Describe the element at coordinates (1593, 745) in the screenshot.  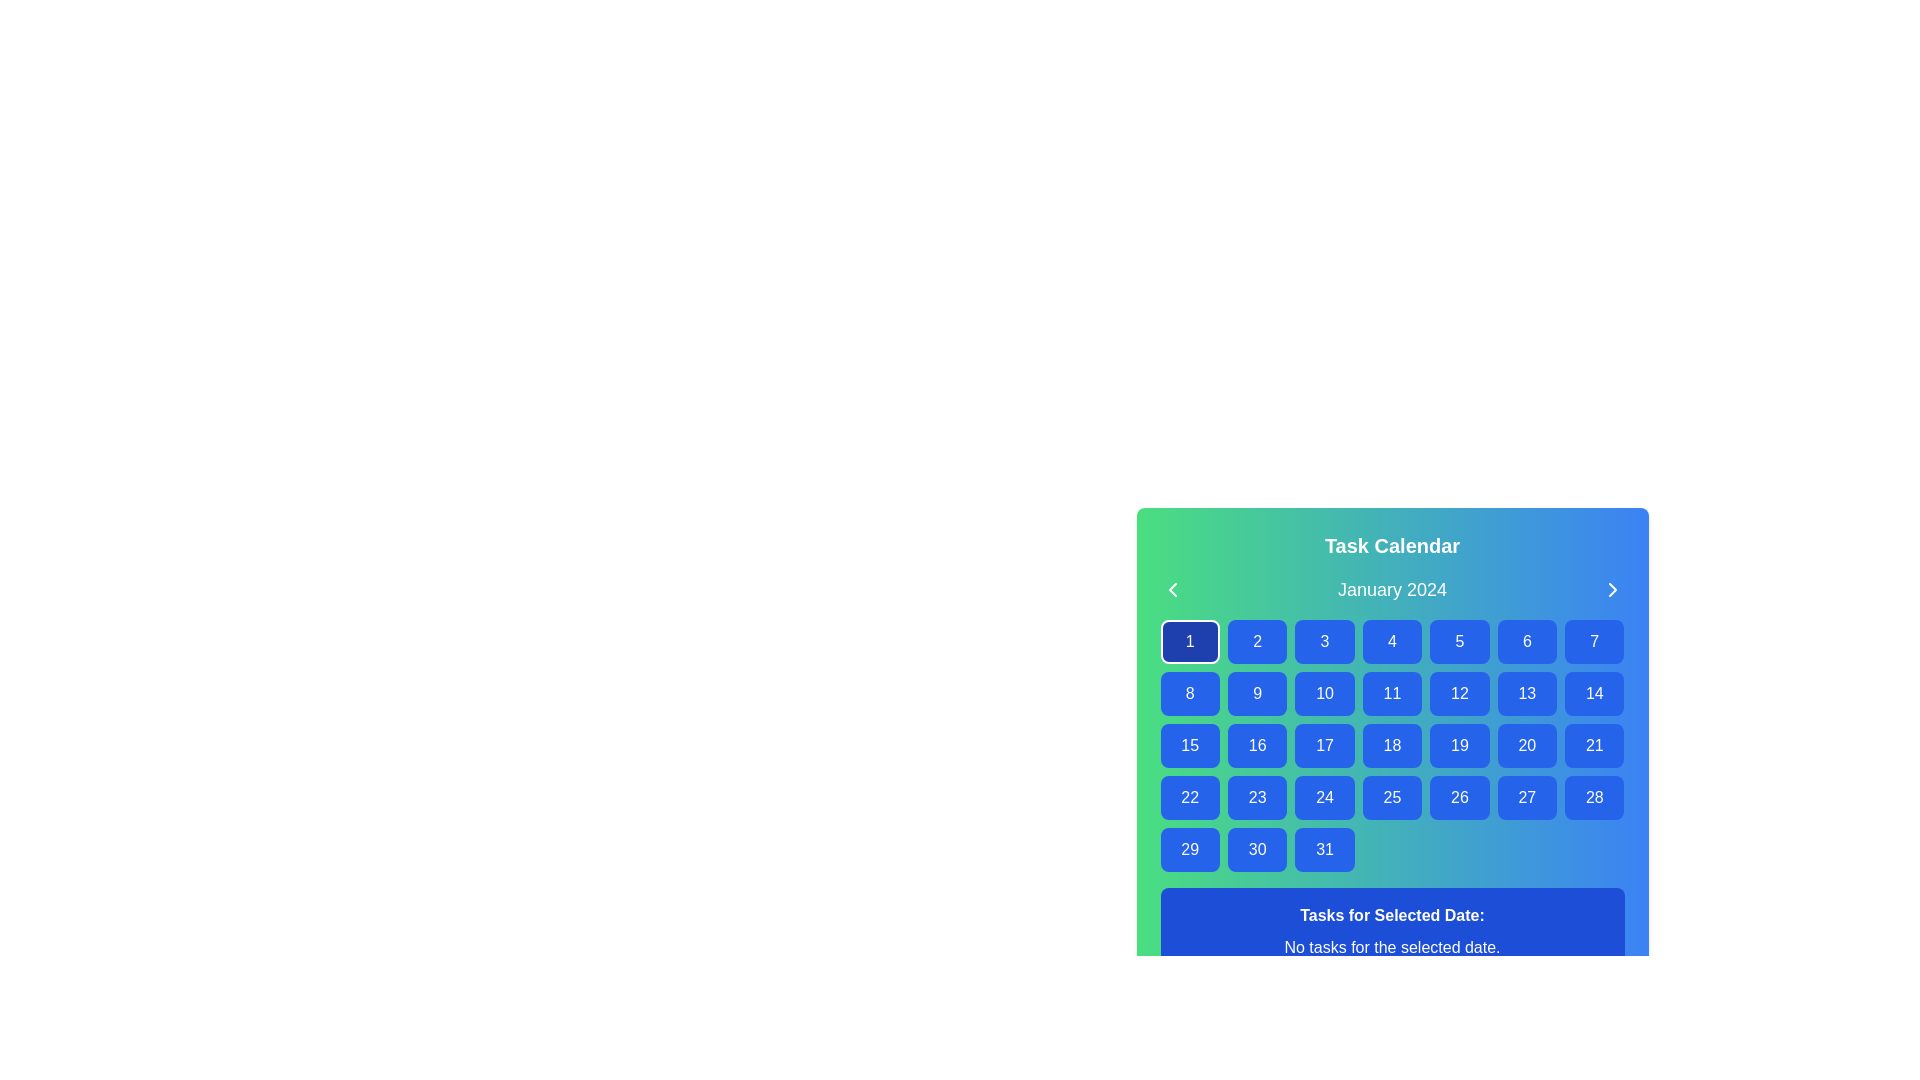
I see `the calendar date button for the date '21' located in the third row and seventh column of the calendar grid` at that location.